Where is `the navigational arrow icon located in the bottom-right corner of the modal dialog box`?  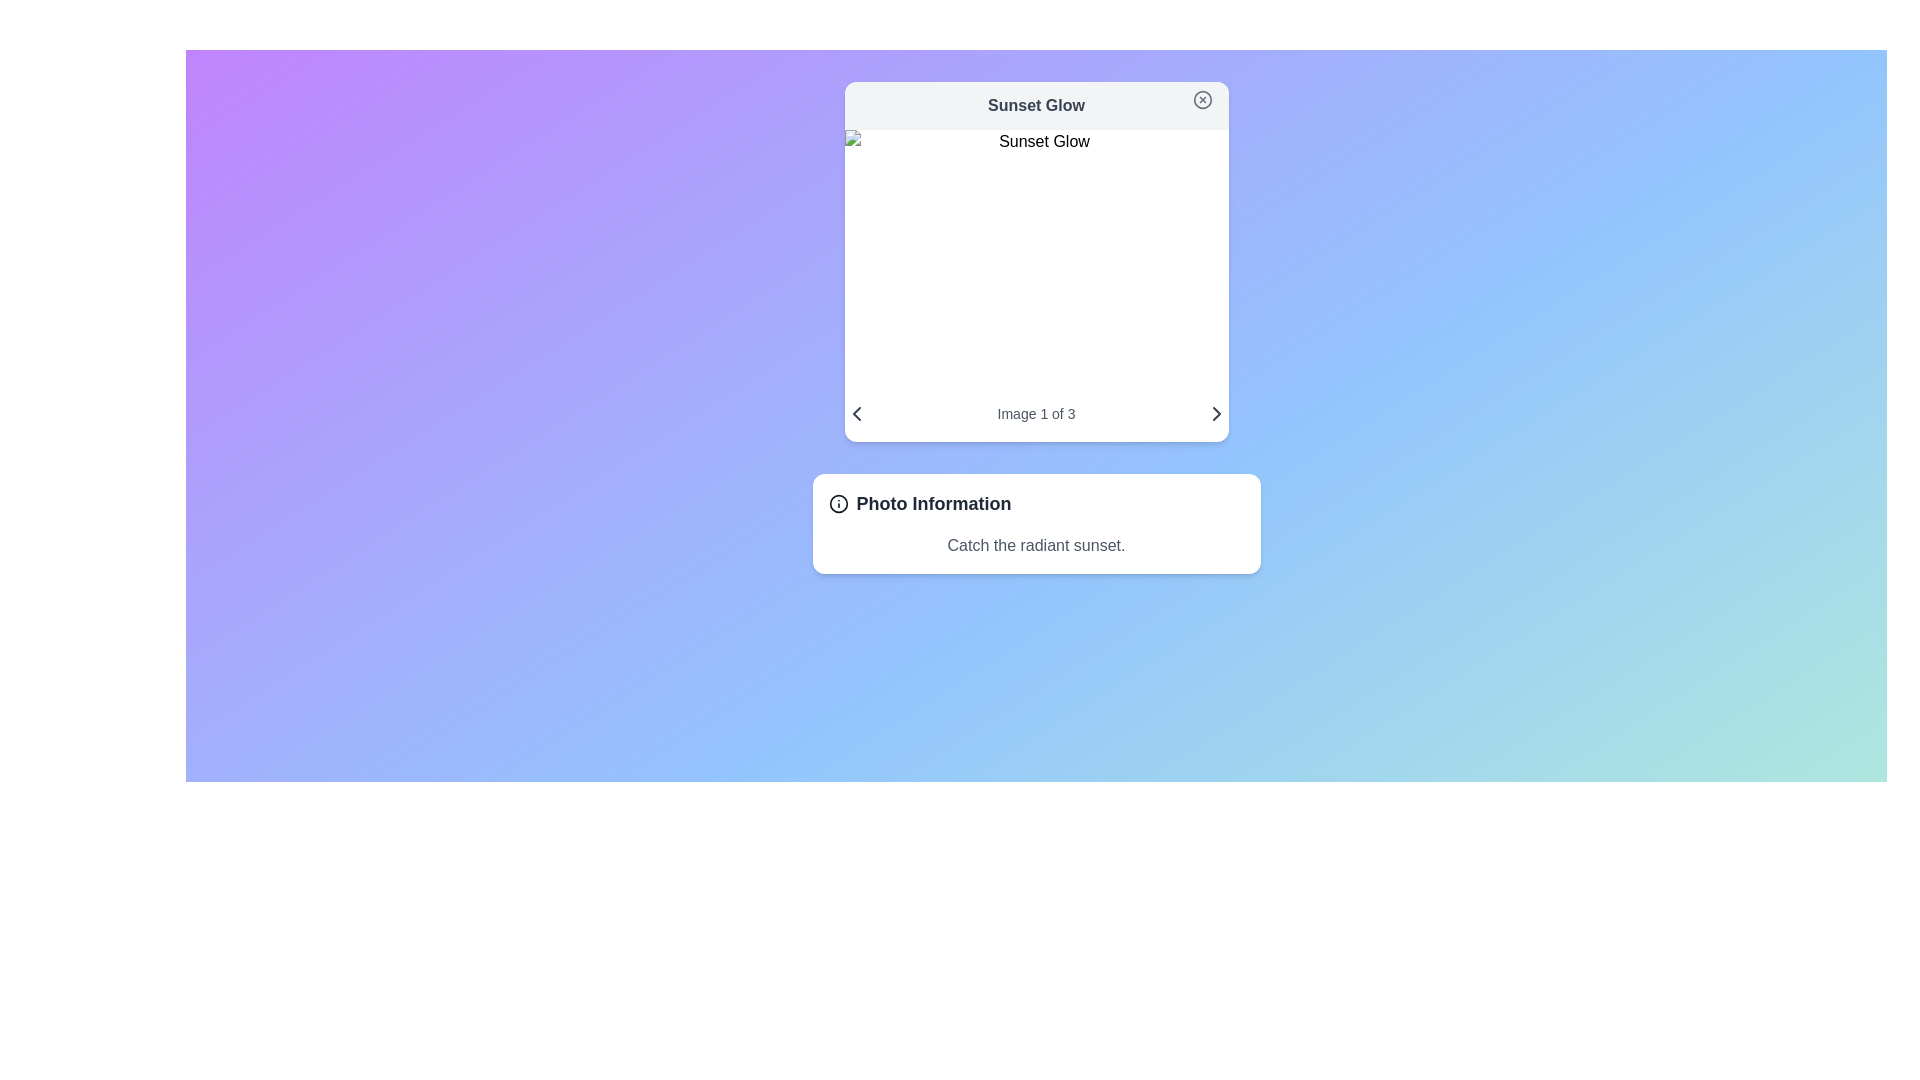 the navigational arrow icon located in the bottom-right corner of the modal dialog box is located at coordinates (1215, 412).